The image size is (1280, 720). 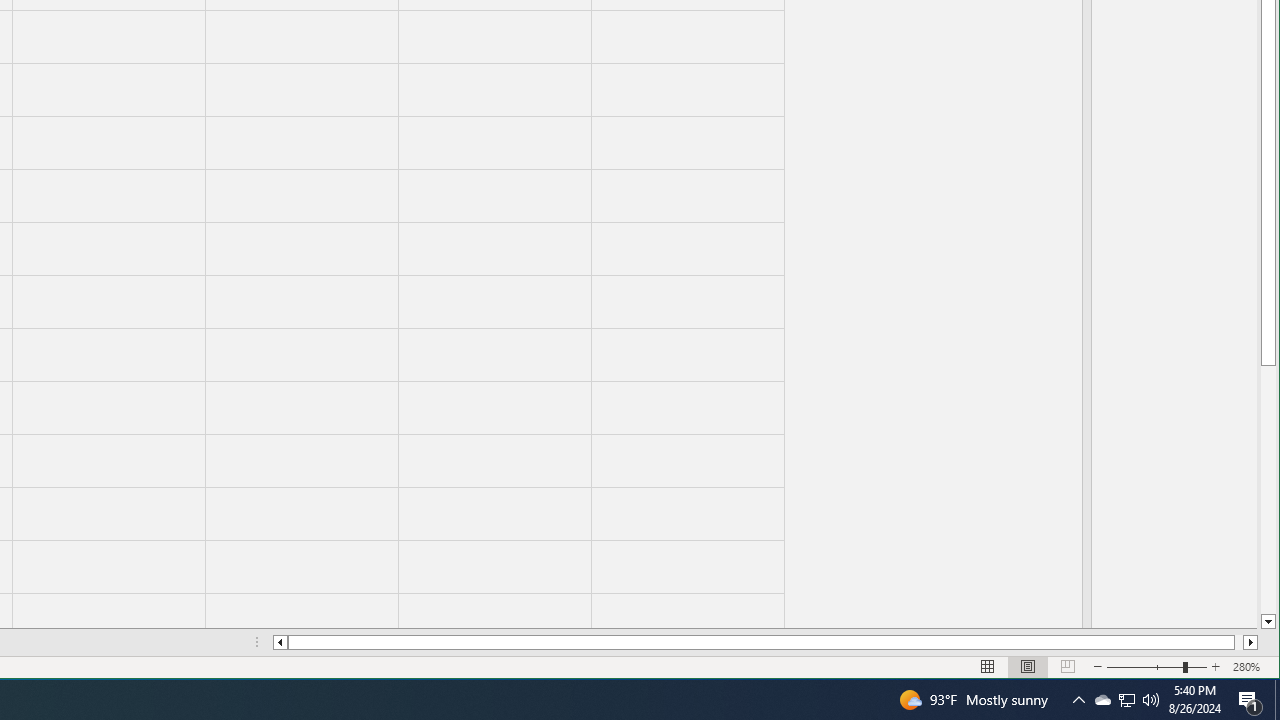 What do you see at coordinates (278, 642) in the screenshot?
I see `'Column left'` at bounding box center [278, 642].